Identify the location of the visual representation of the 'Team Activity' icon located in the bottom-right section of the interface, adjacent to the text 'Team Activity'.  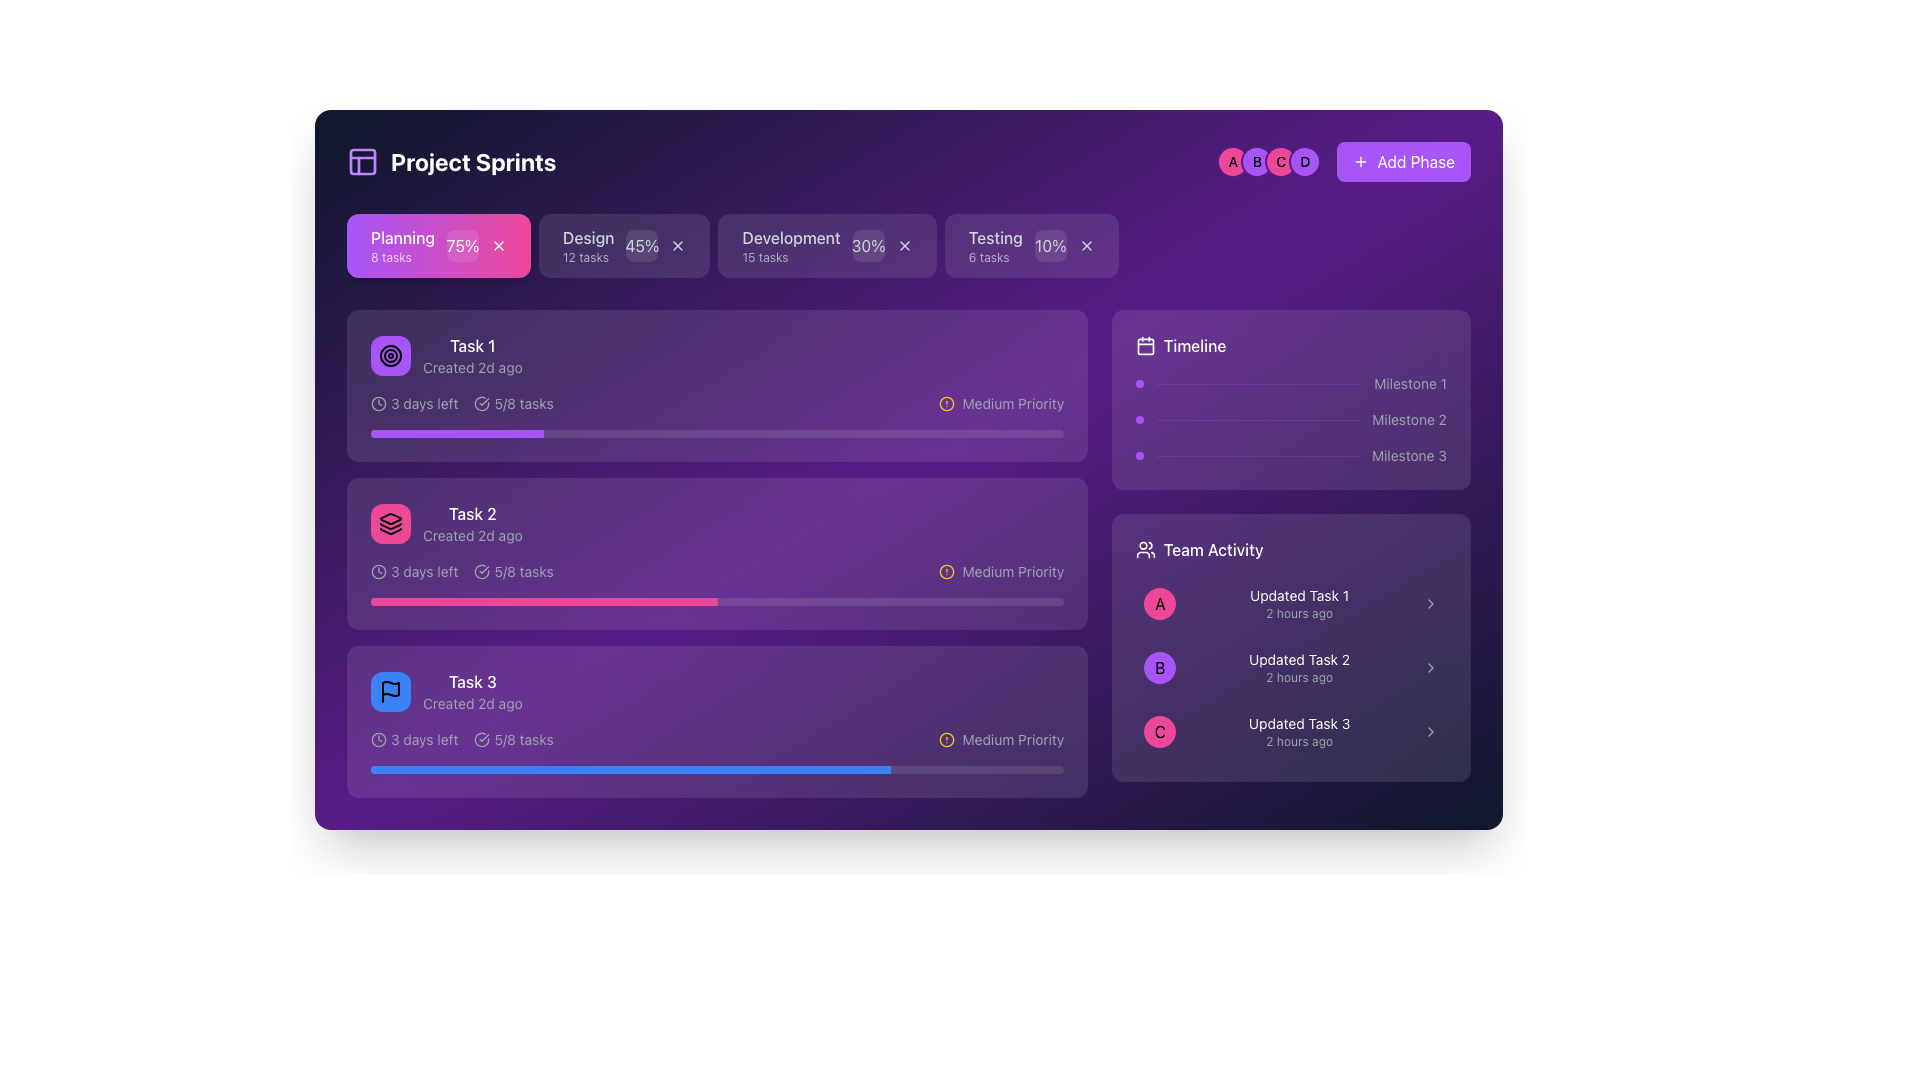
(1146, 550).